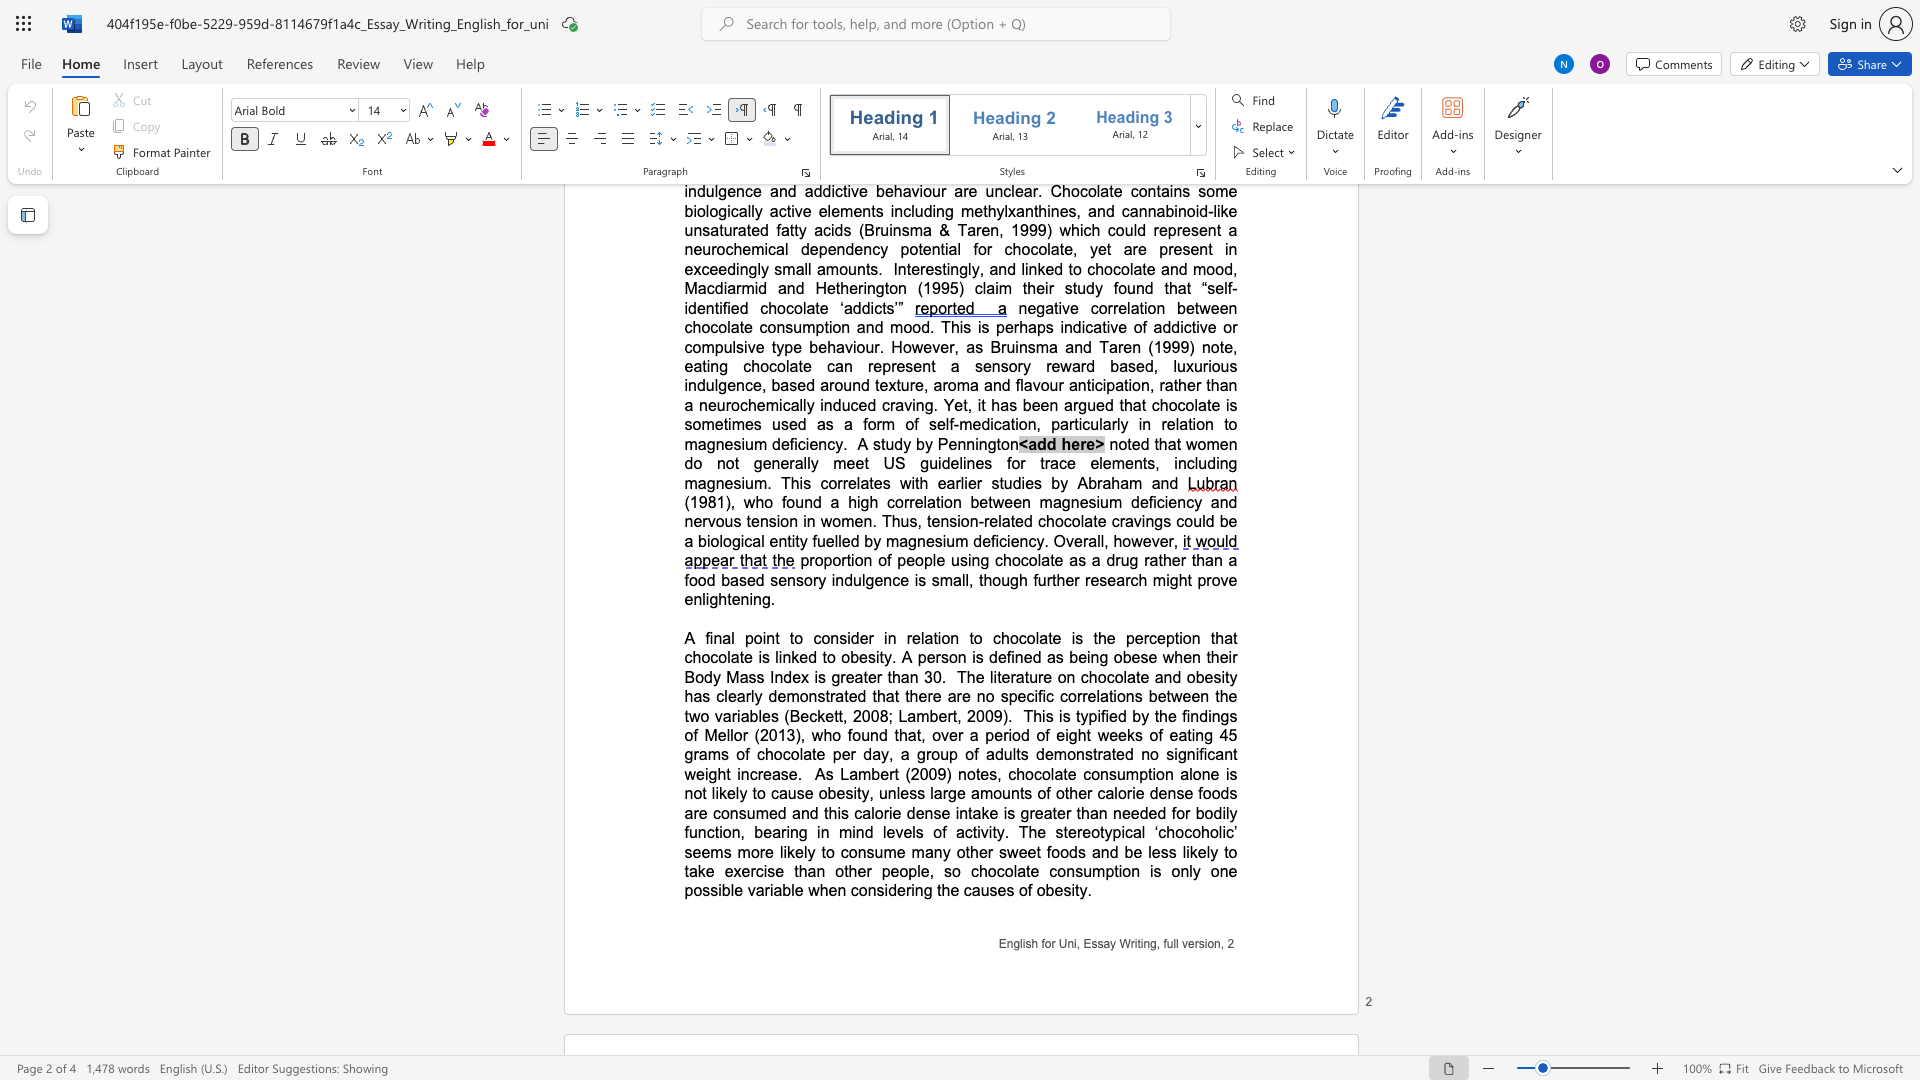  Describe the element at coordinates (1004, 832) in the screenshot. I see `the subset text ". The stereotypical ‘chocoholic’ seems more likely to consume many other sweet foods and be less likely to take exercise than other people, so cho" within the text "of other calorie dense foods are consumed and this calorie dense intake is greater than needed for bodily function, bearing in mind levels of activity. The stereotypical ‘chocoholic’ seems more likely to consume many other sweet foods and be less likely to take exercise than other people, so chocolate consumption is only one possible variable when considering th"` at that location.